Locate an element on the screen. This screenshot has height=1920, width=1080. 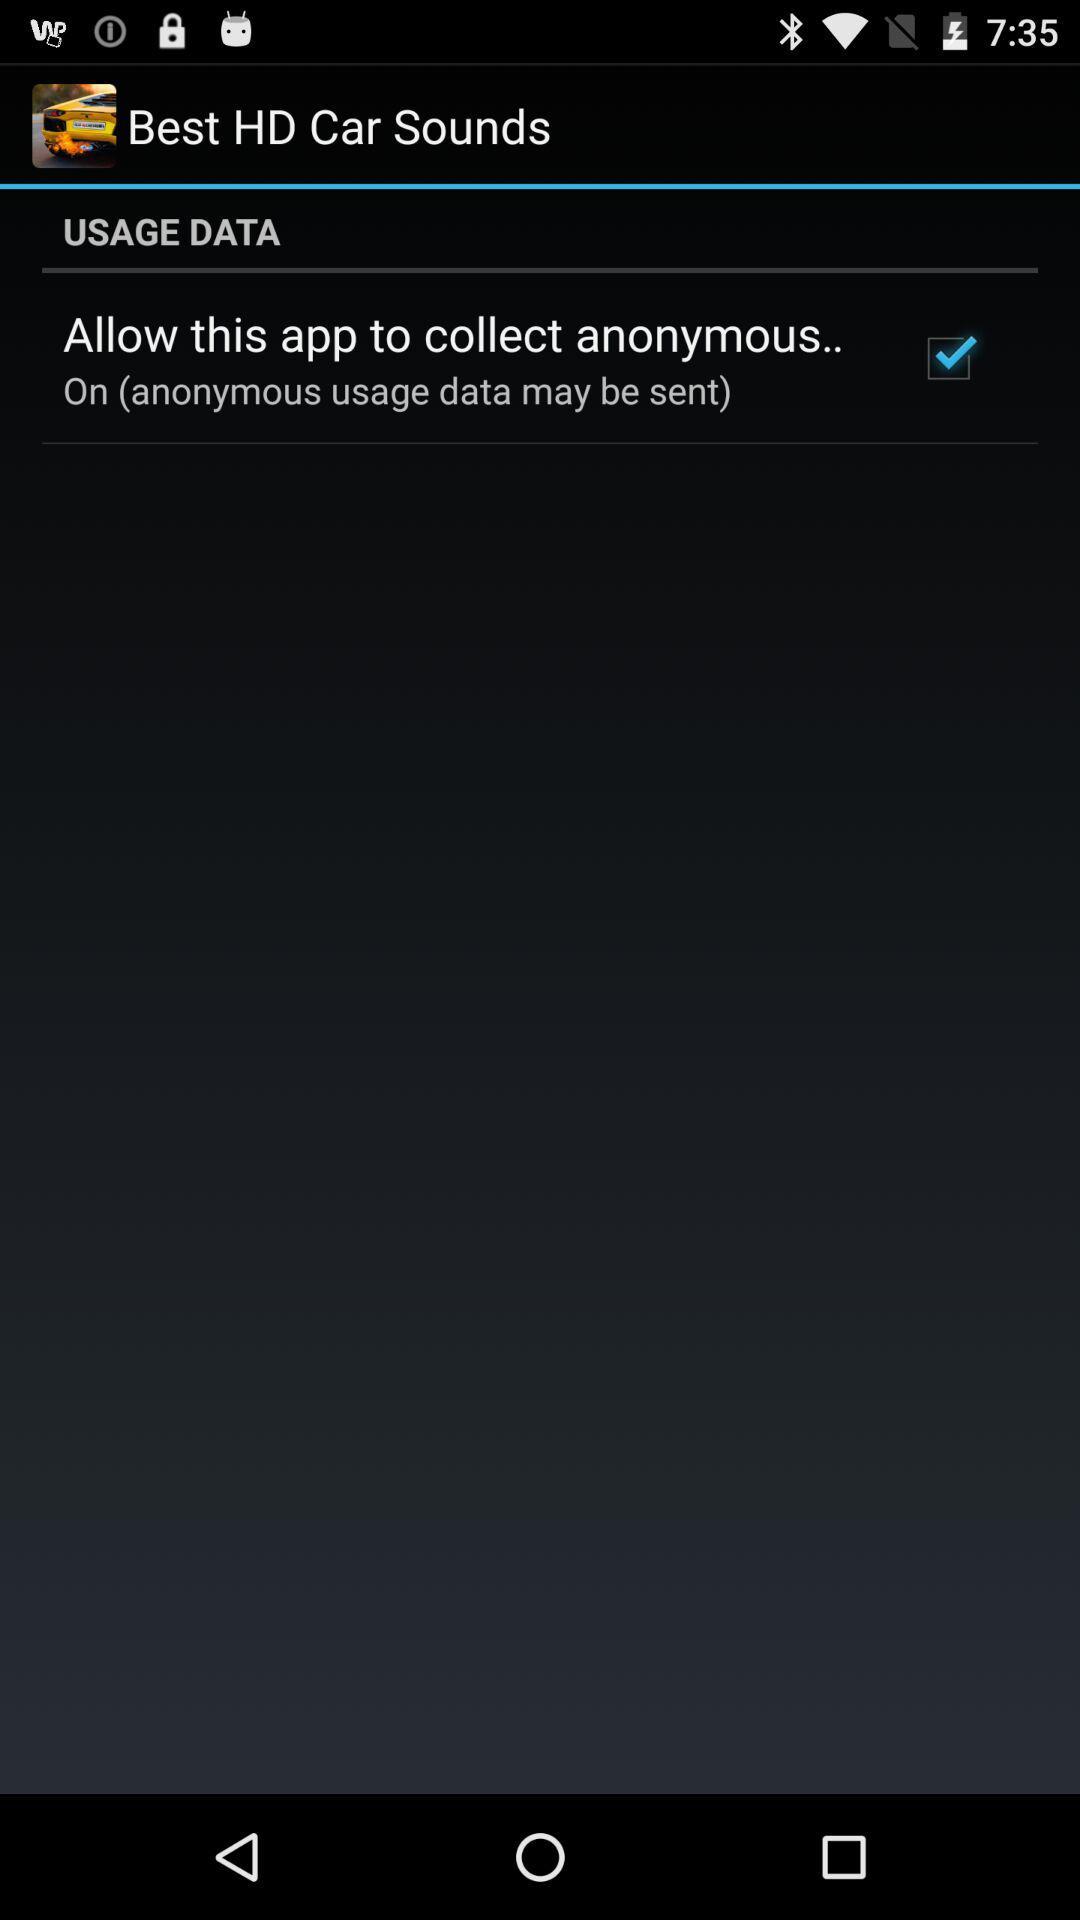
icon above the on anonymous usage is located at coordinates (463, 333).